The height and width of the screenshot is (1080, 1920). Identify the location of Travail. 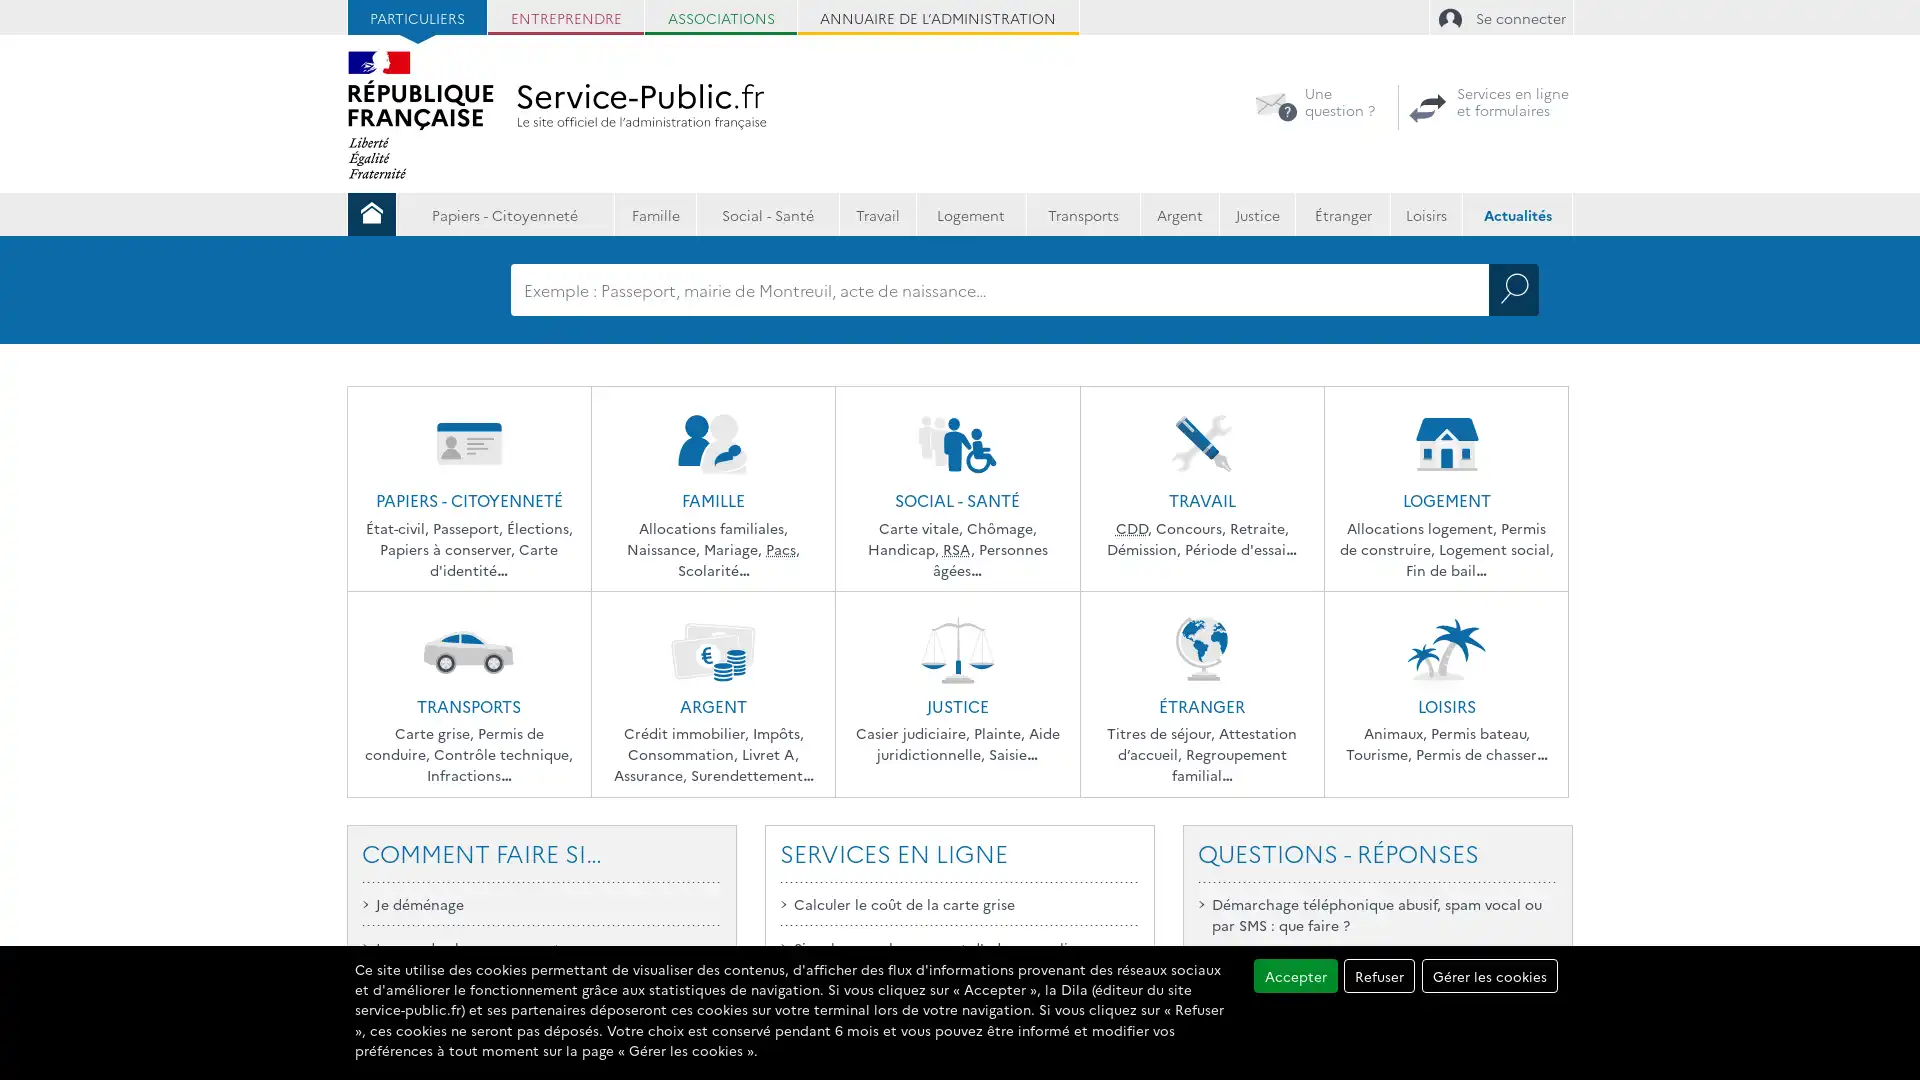
(877, 213).